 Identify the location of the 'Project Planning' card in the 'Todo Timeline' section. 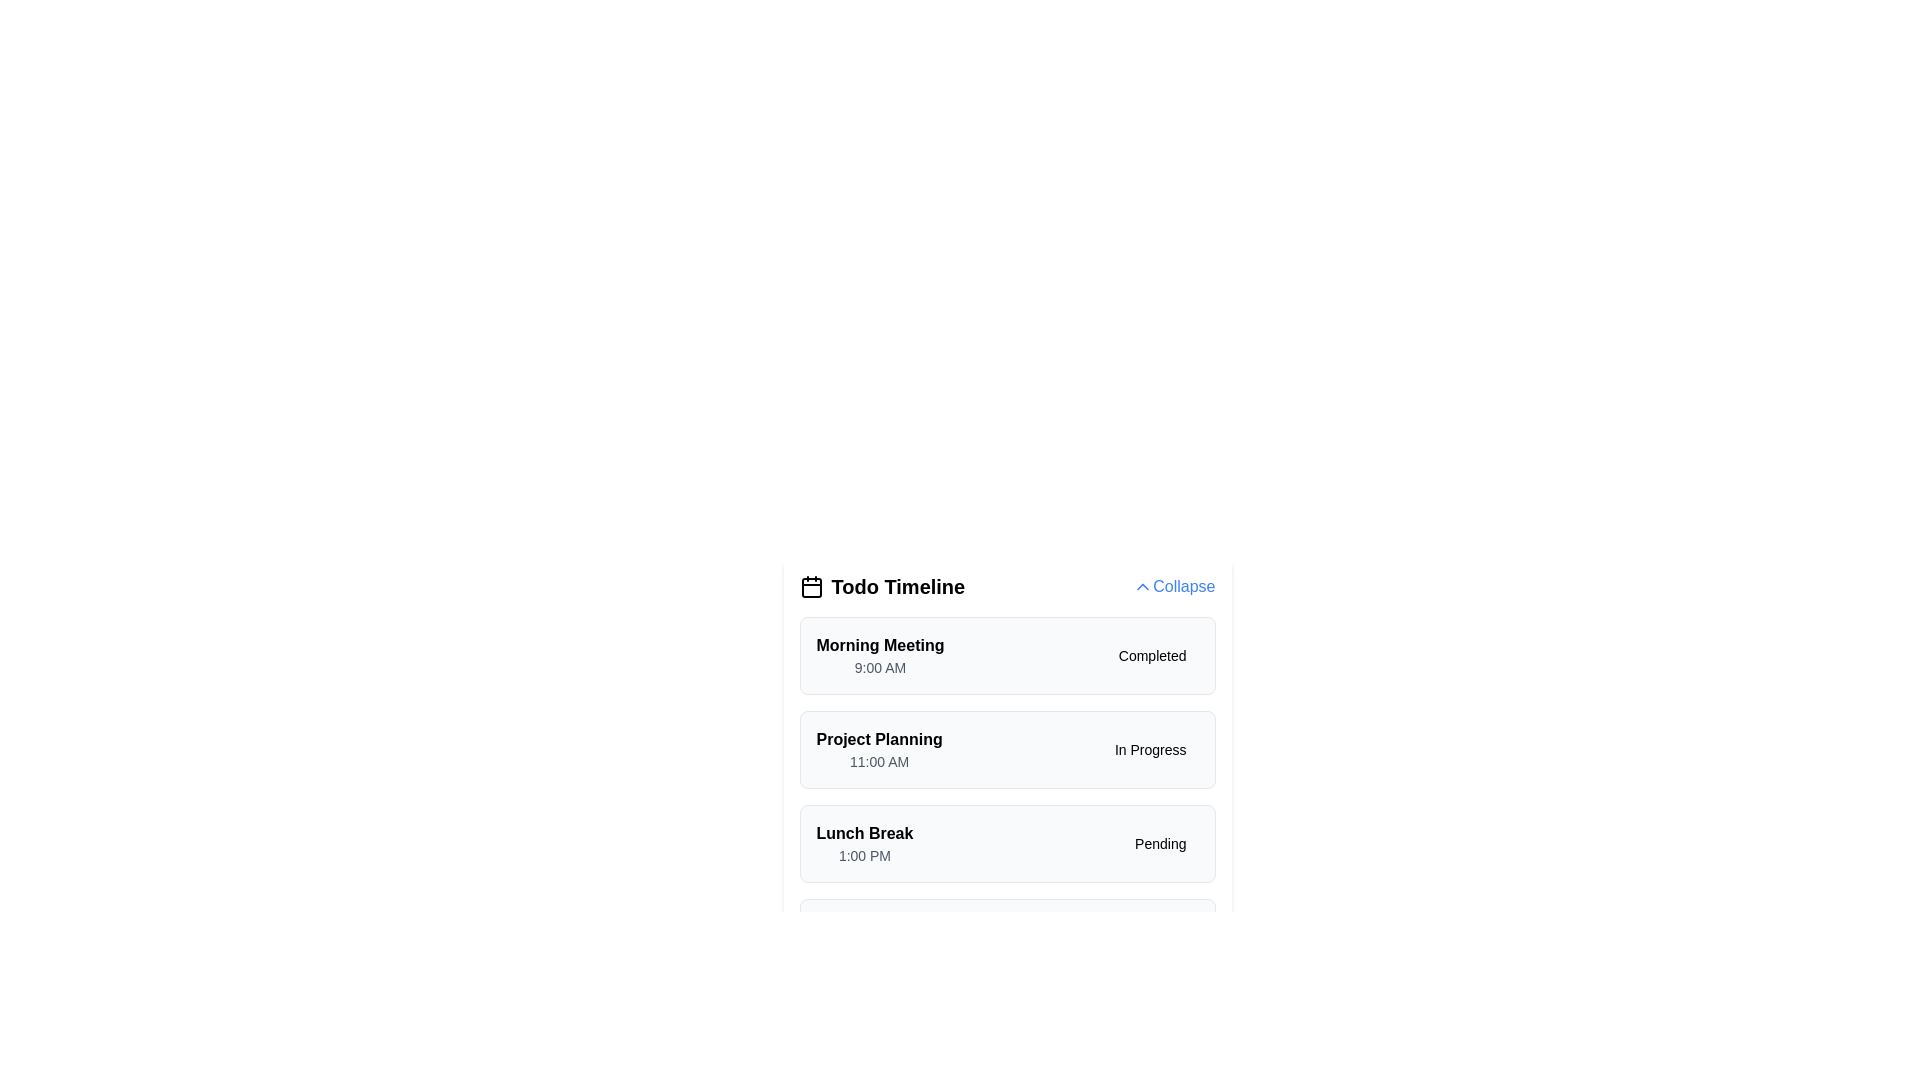
(1007, 749).